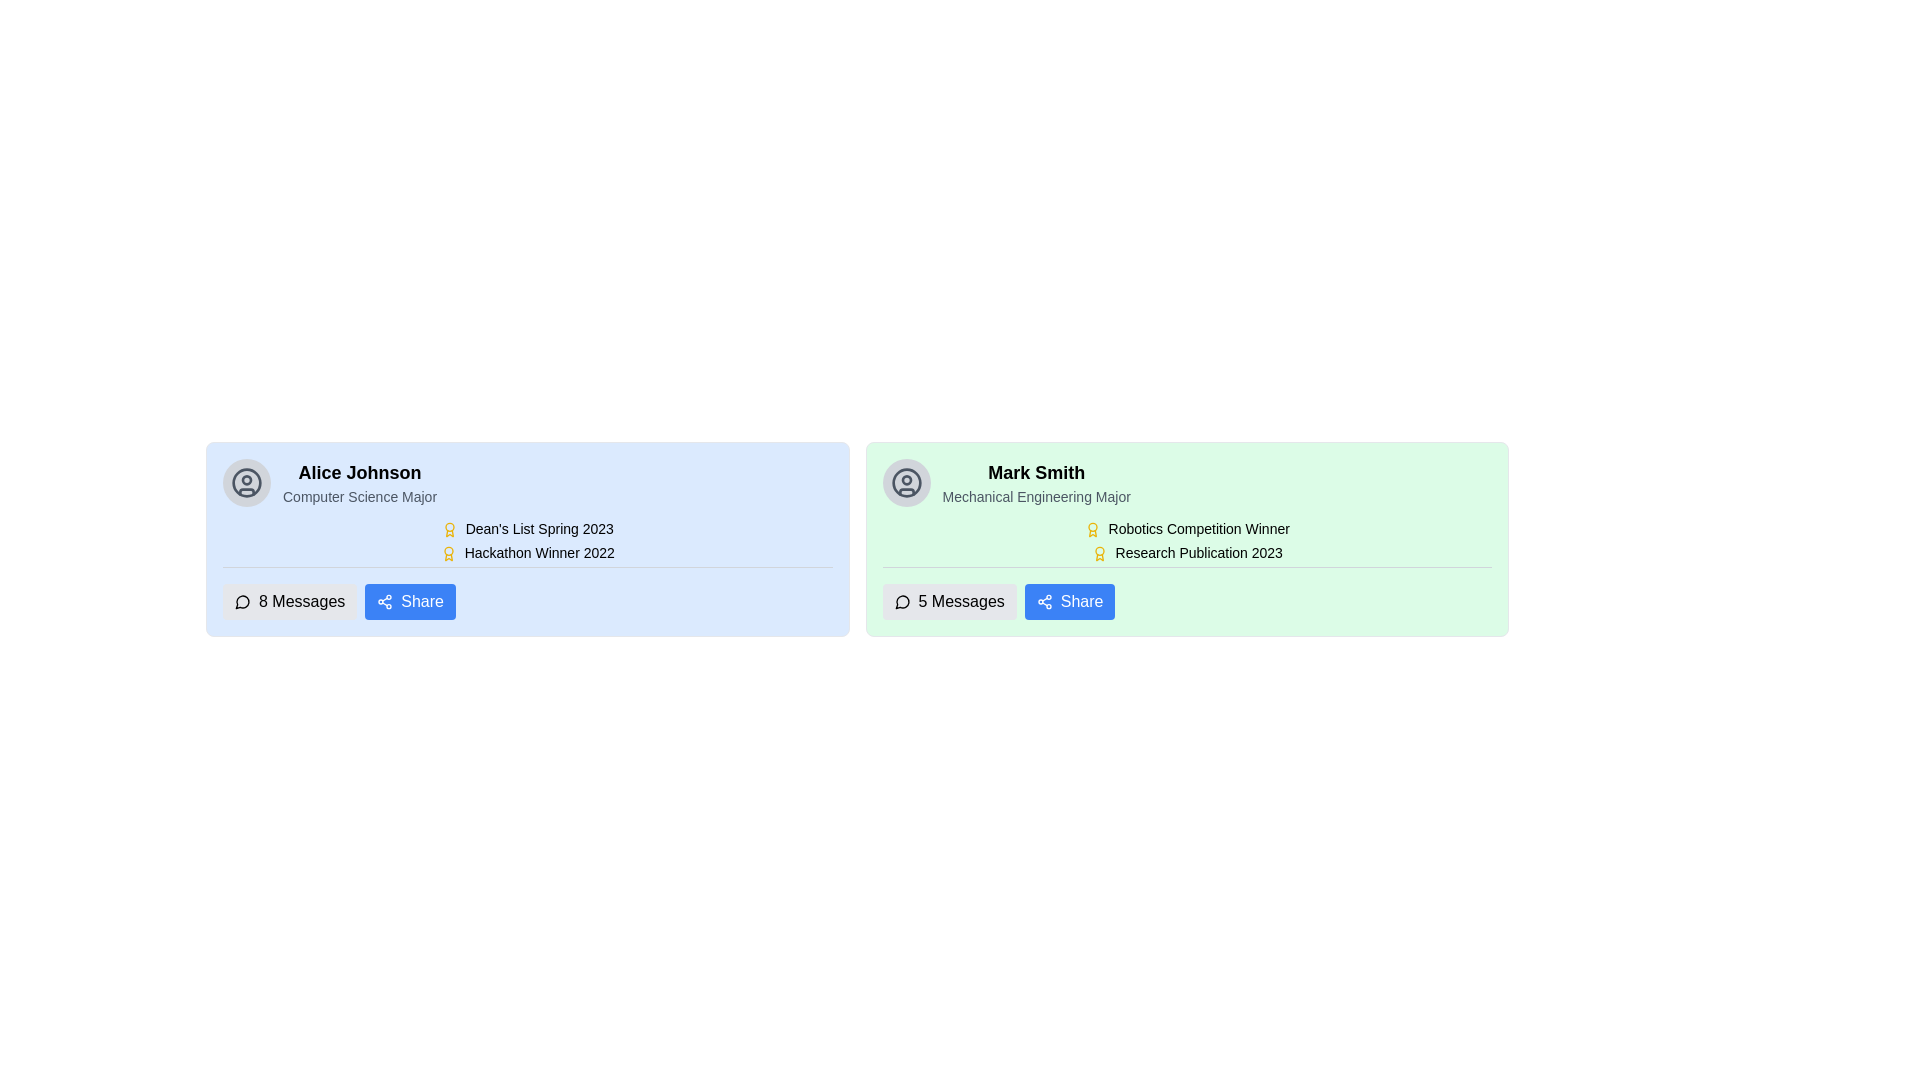  Describe the element at coordinates (1091, 529) in the screenshot. I see `the graphical icon shaped like an award ribbon, which is golden-yellow and located to the left of the 'Robotics Competition Winner' text in Mark Smith's profile card` at that location.